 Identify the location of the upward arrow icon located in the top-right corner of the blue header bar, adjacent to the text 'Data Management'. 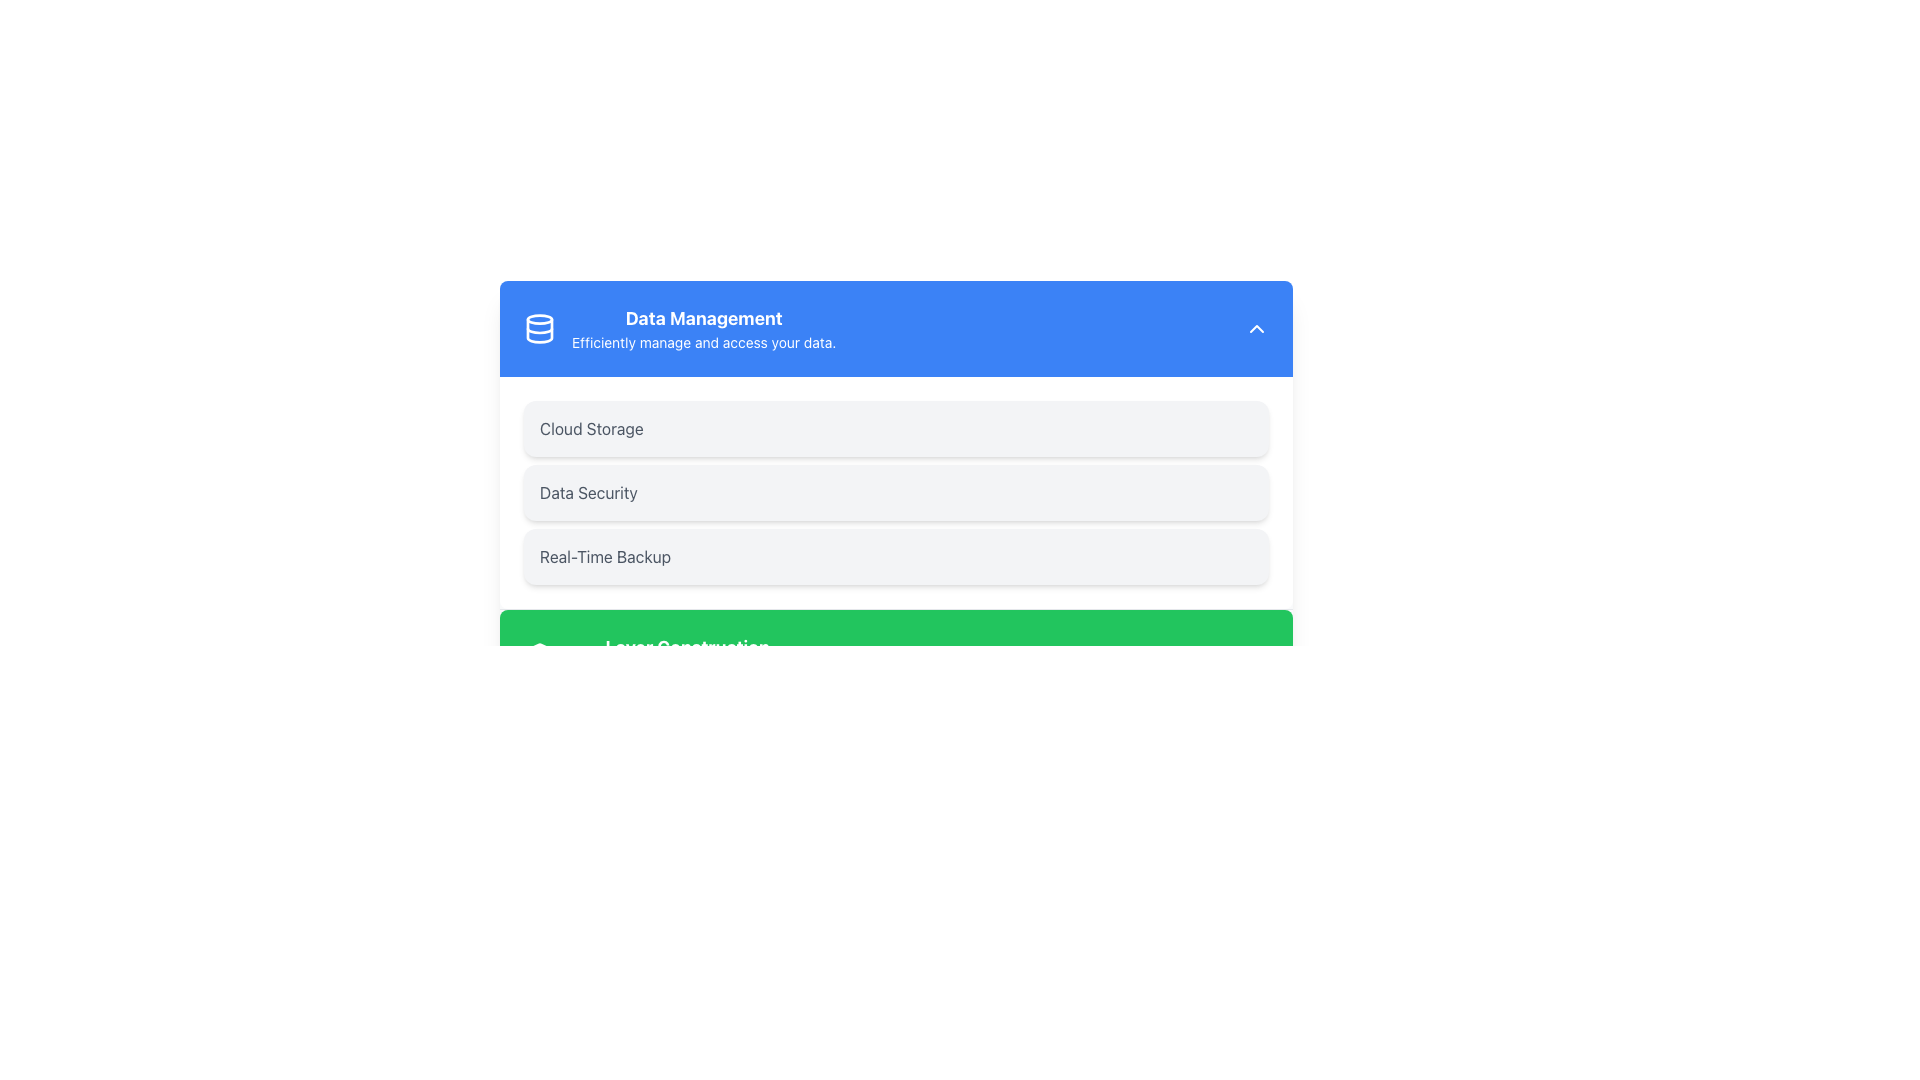
(1256, 327).